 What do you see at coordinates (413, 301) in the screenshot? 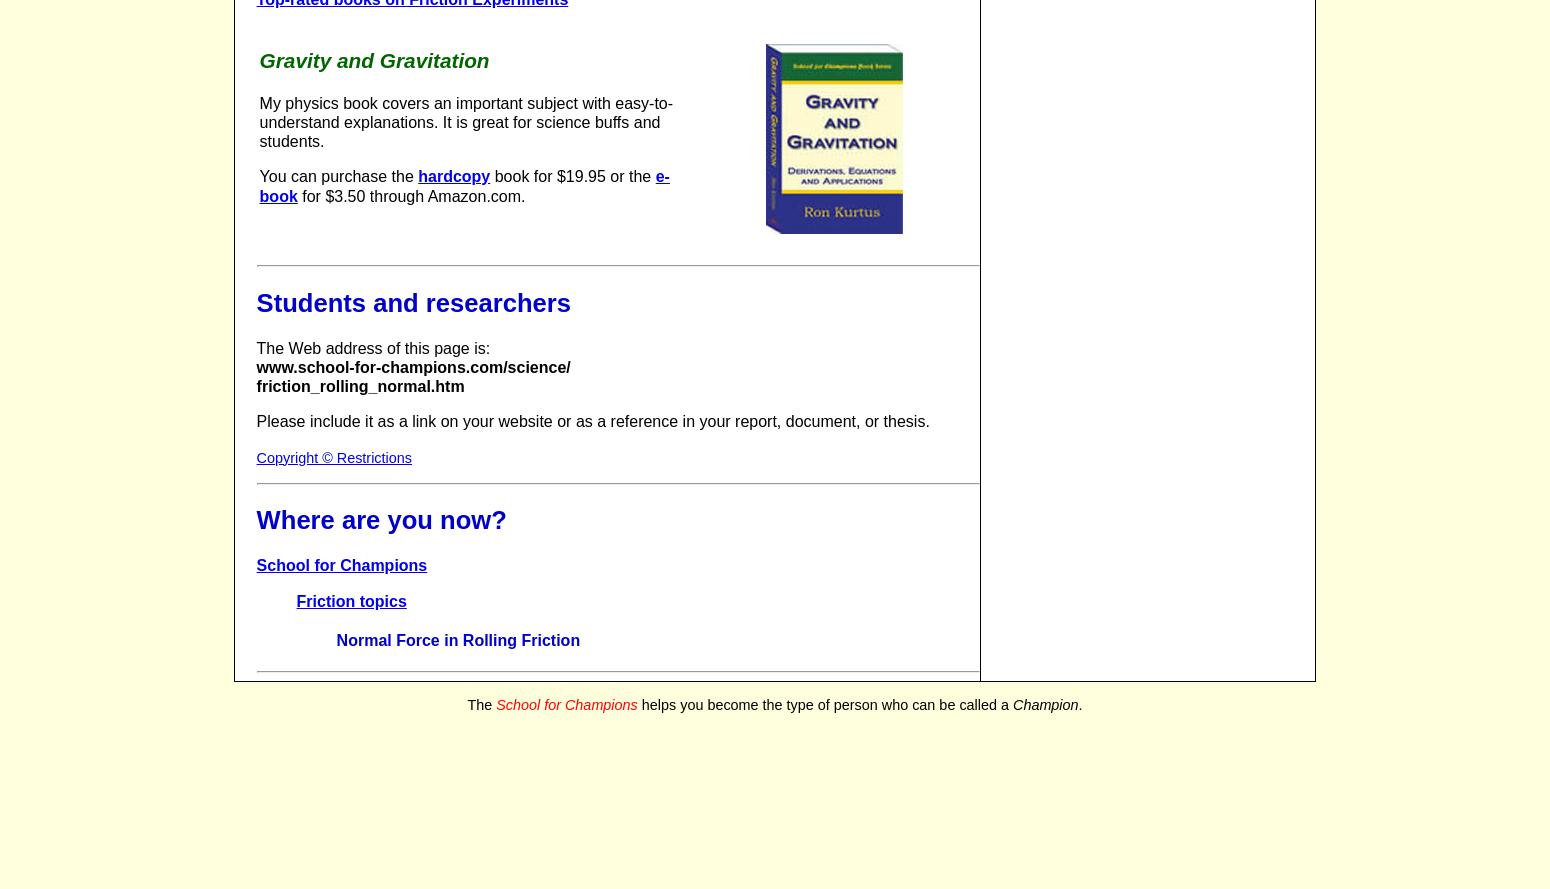
I see `'Students and researchers'` at bounding box center [413, 301].